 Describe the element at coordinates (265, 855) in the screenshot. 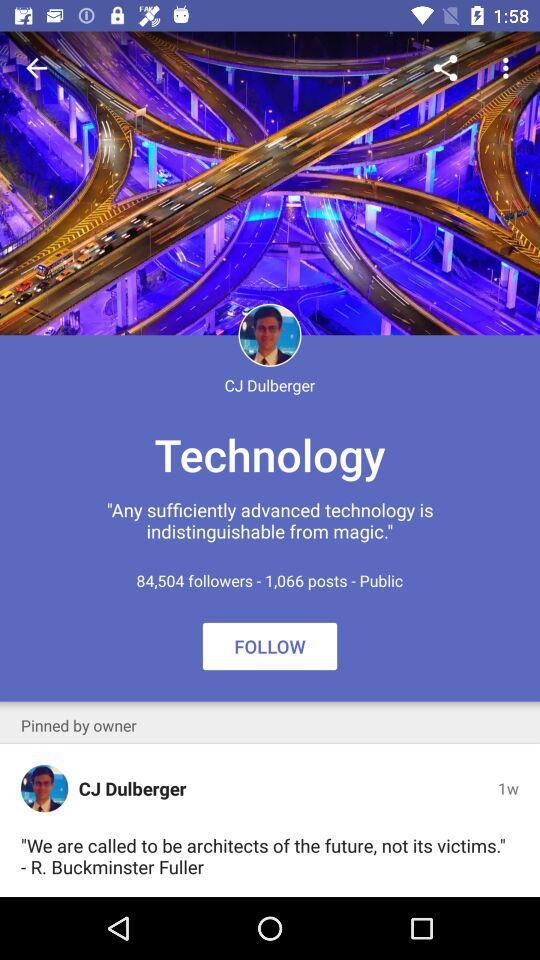

I see `the we are called item` at that location.